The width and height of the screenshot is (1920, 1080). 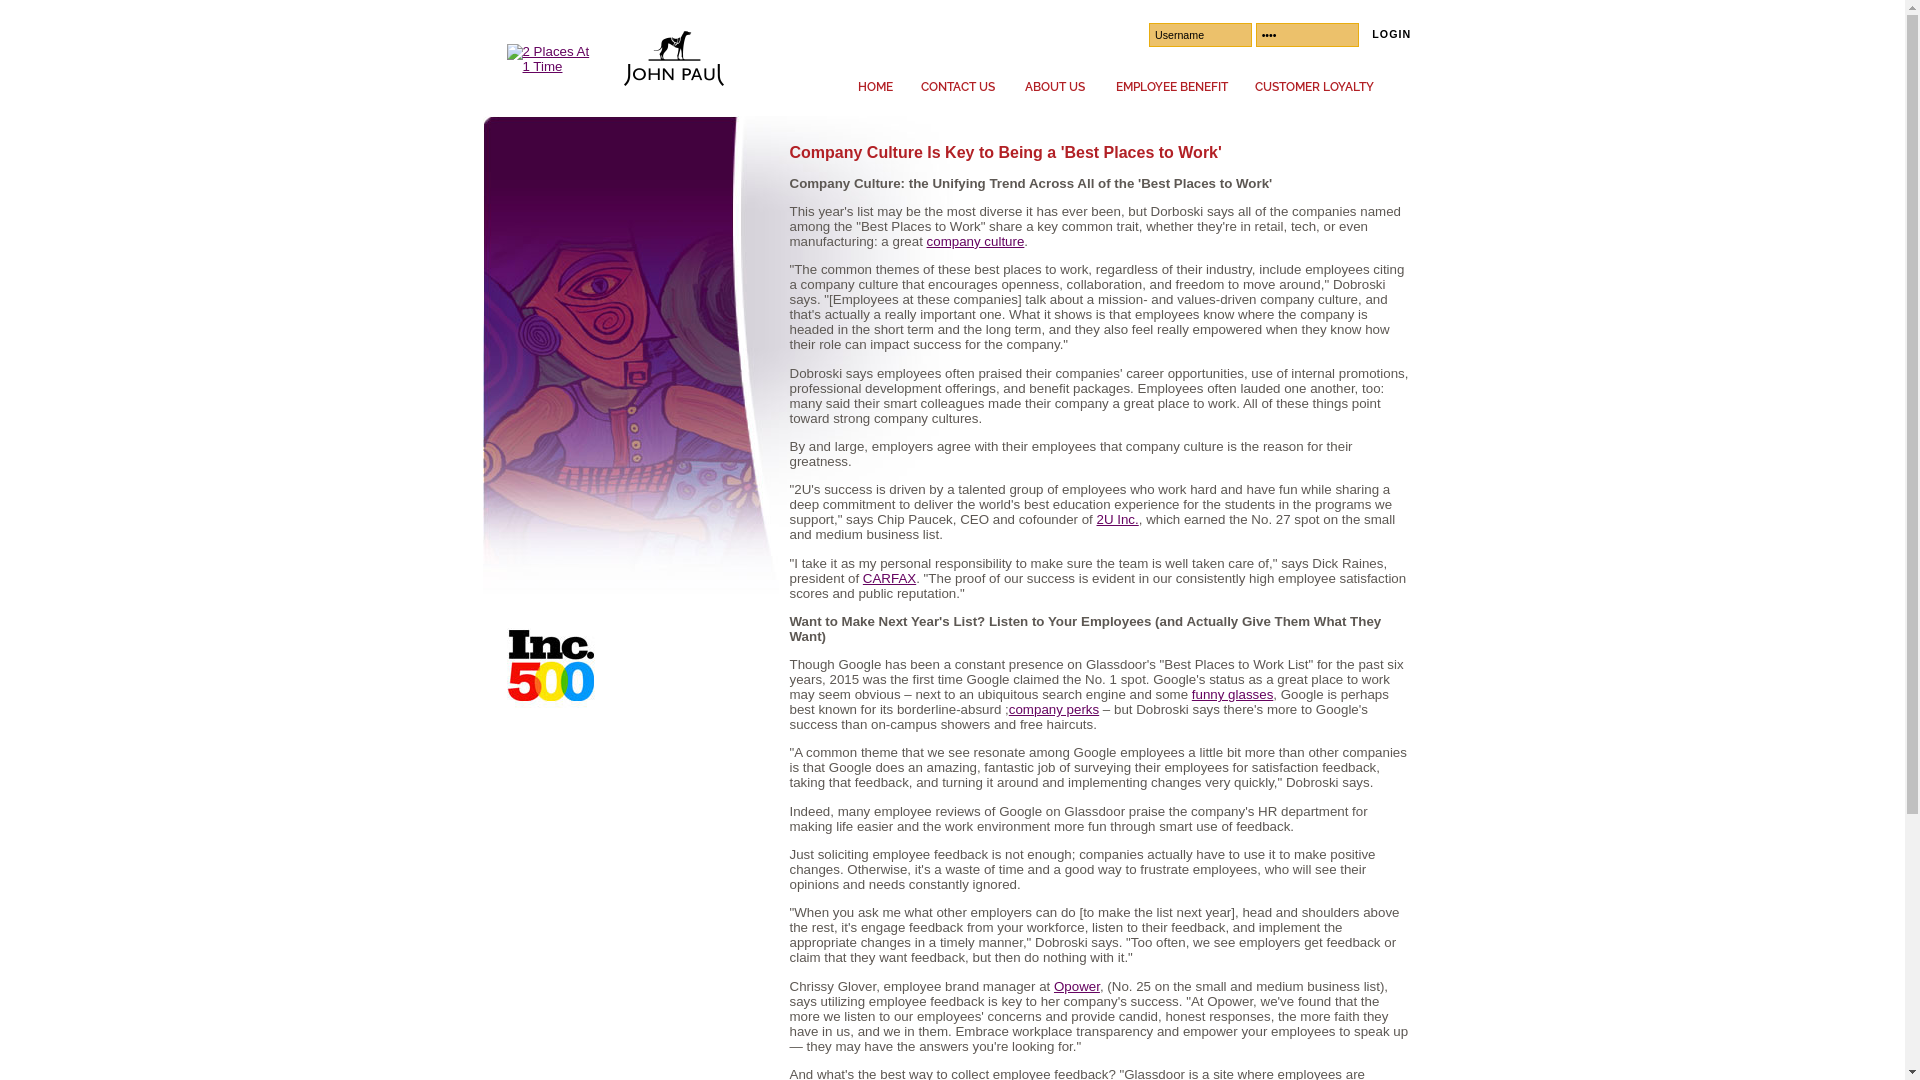 What do you see at coordinates (1232, 693) in the screenshot?
I see `'funny glasses'` at bounding box center [1232, 693].